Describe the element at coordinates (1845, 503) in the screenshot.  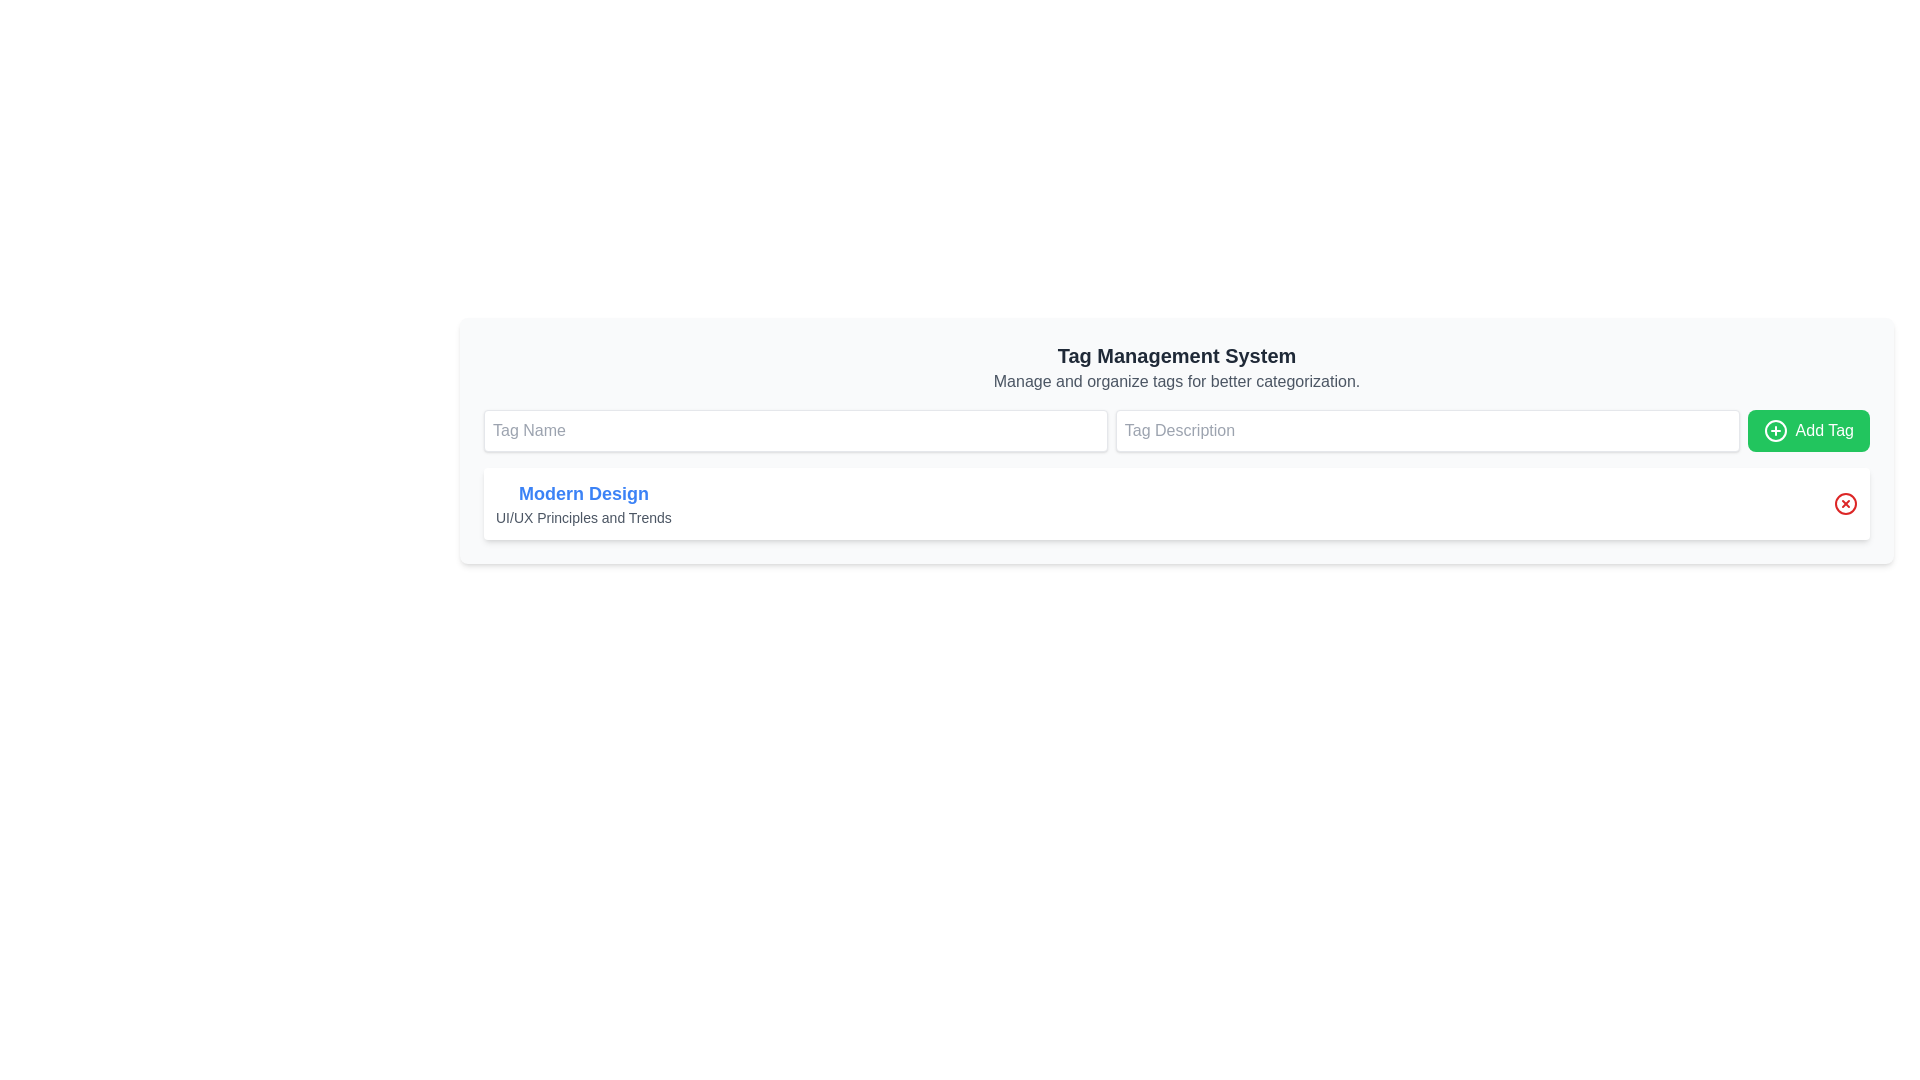
I see `the red circular icon button with an 'X' symbol located at the rightmost position of the row containing the 'Modern Design' card` at that location.